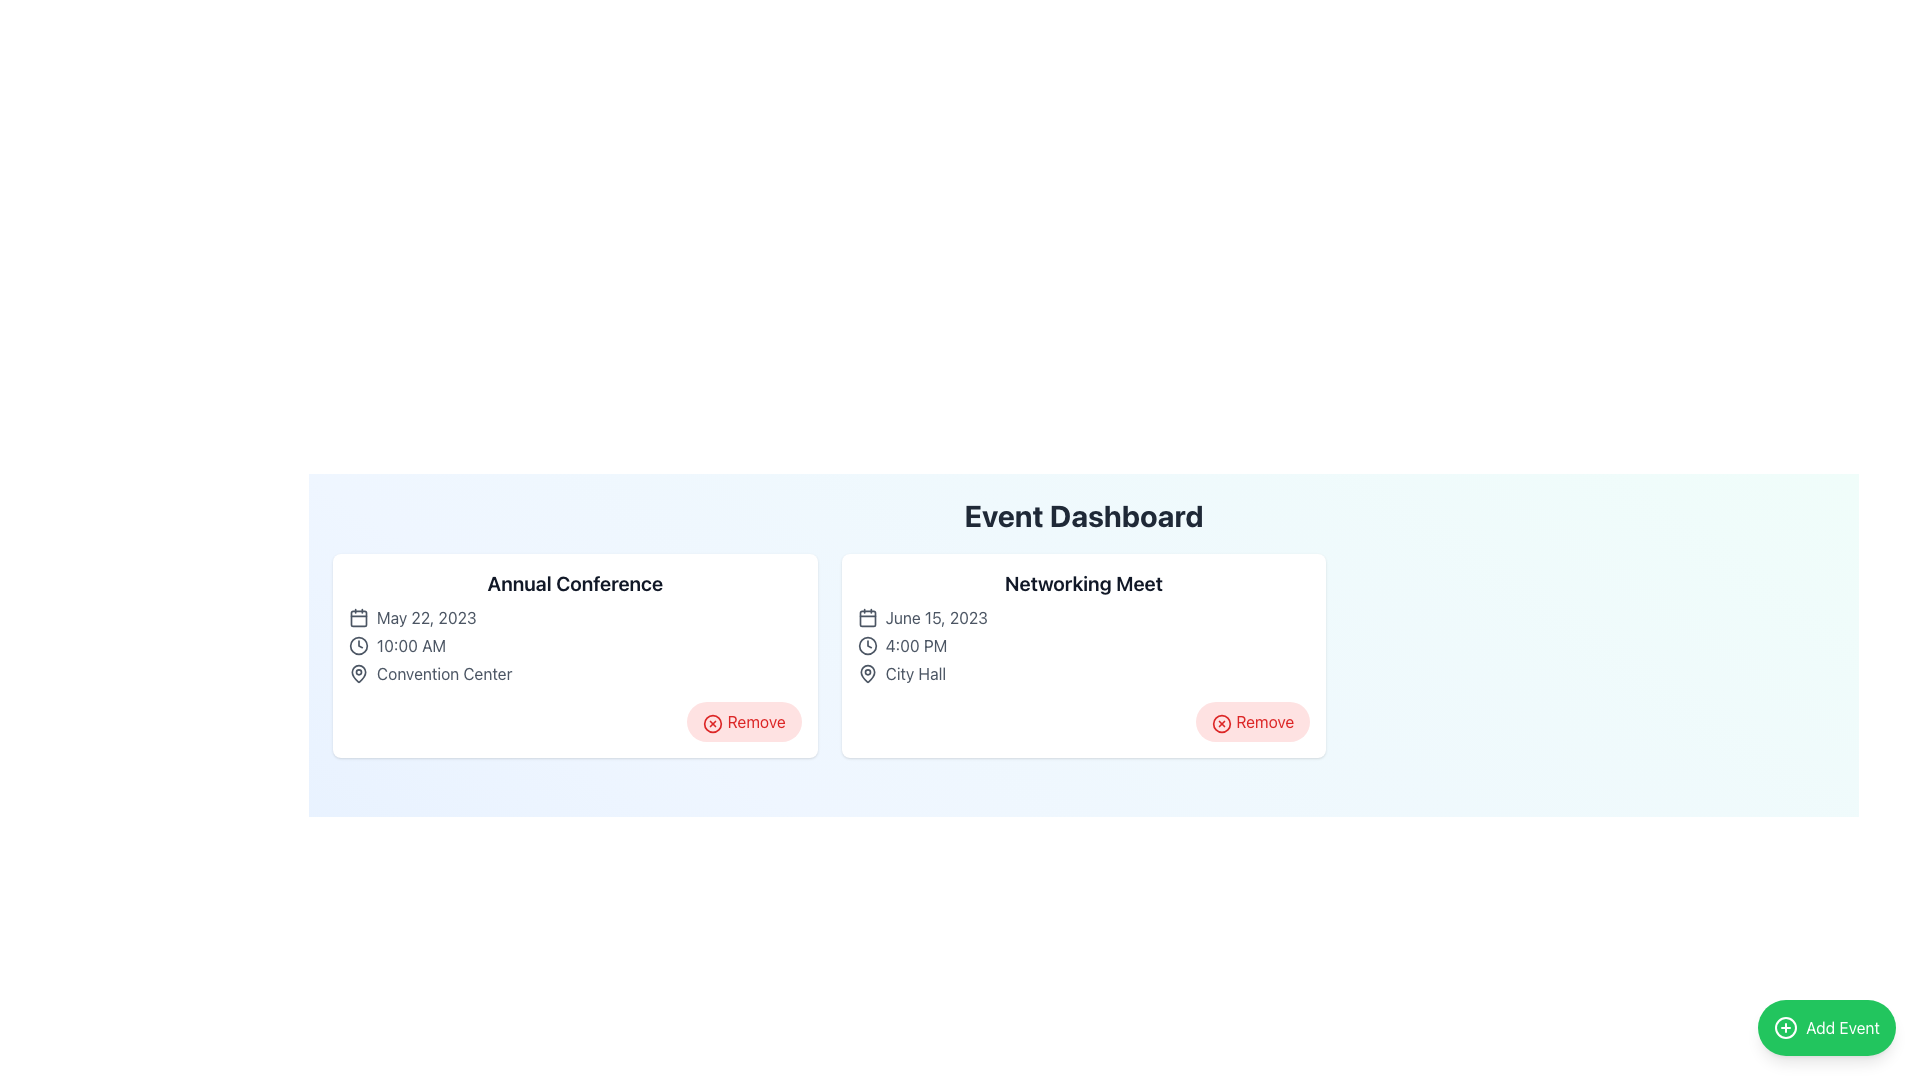 Image resolution: width=1920 pixels, height=1080 pixels. What do you see at coordinates (410, 645) in the screenshot?
I see `displayed time from the text label showing '10:00 AM' next to the clock icon under the 'Annual Conference' heading in the 'Event Dashboard'` at bounding box center [410, 645].